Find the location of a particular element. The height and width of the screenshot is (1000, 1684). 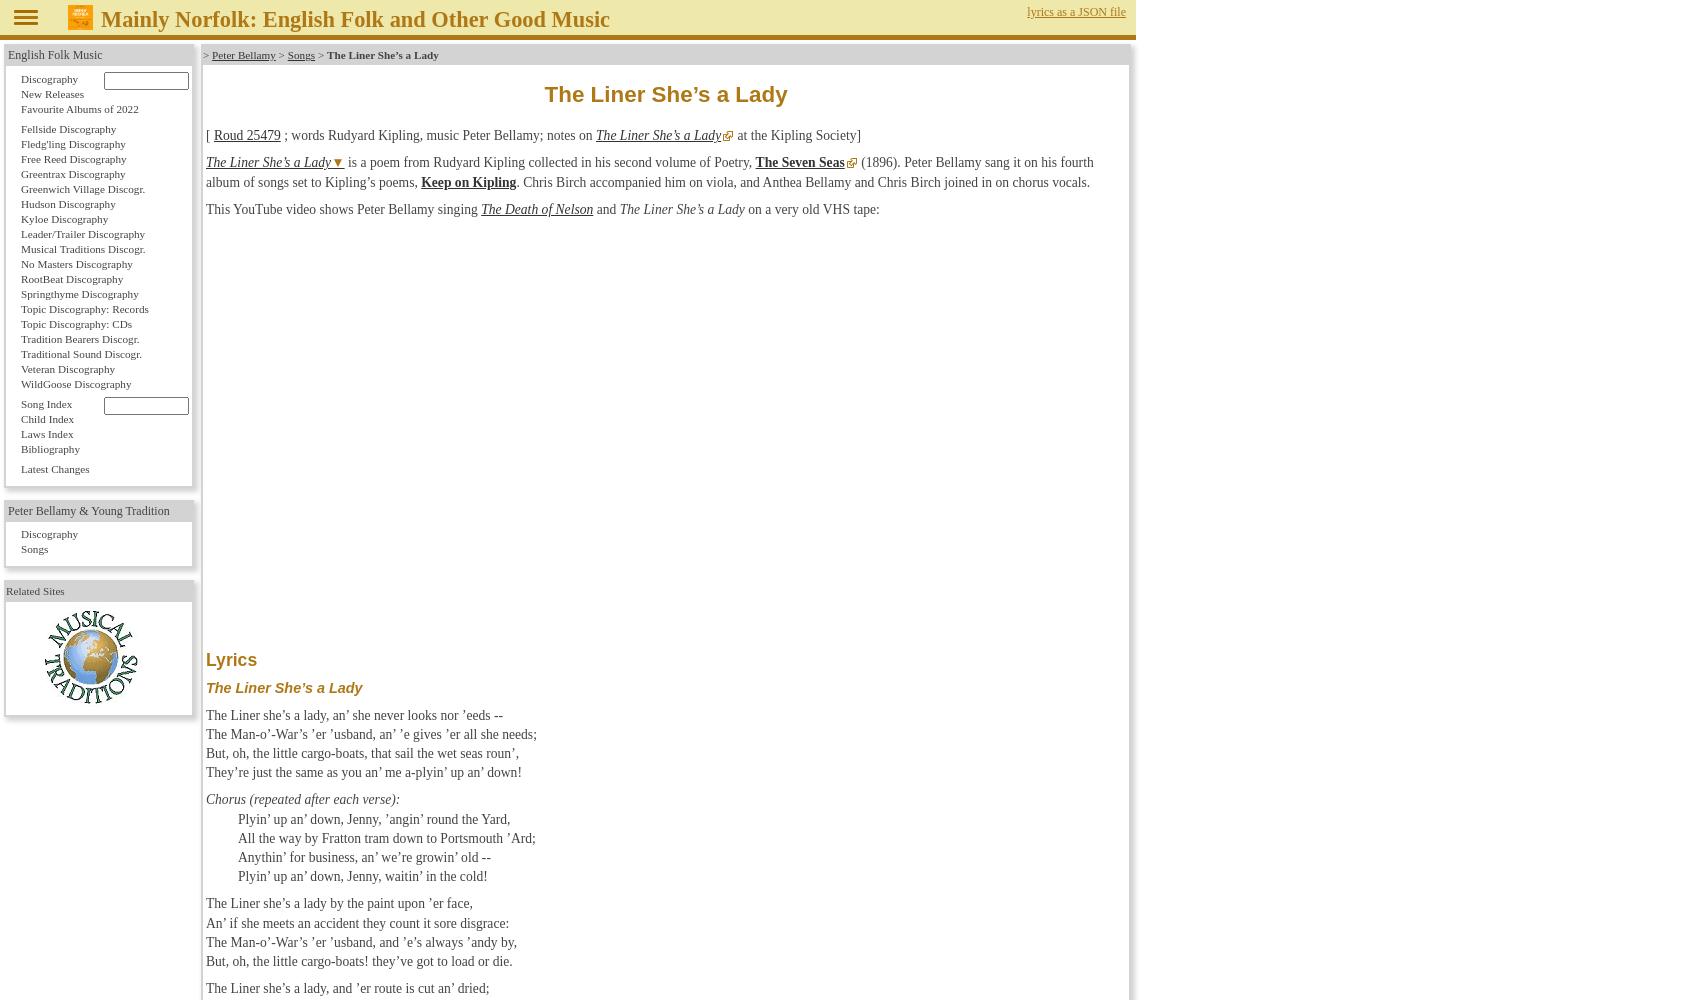

'An’ if she meets an accident they count it sore disgrace:' is located at coordinates (357, 922).